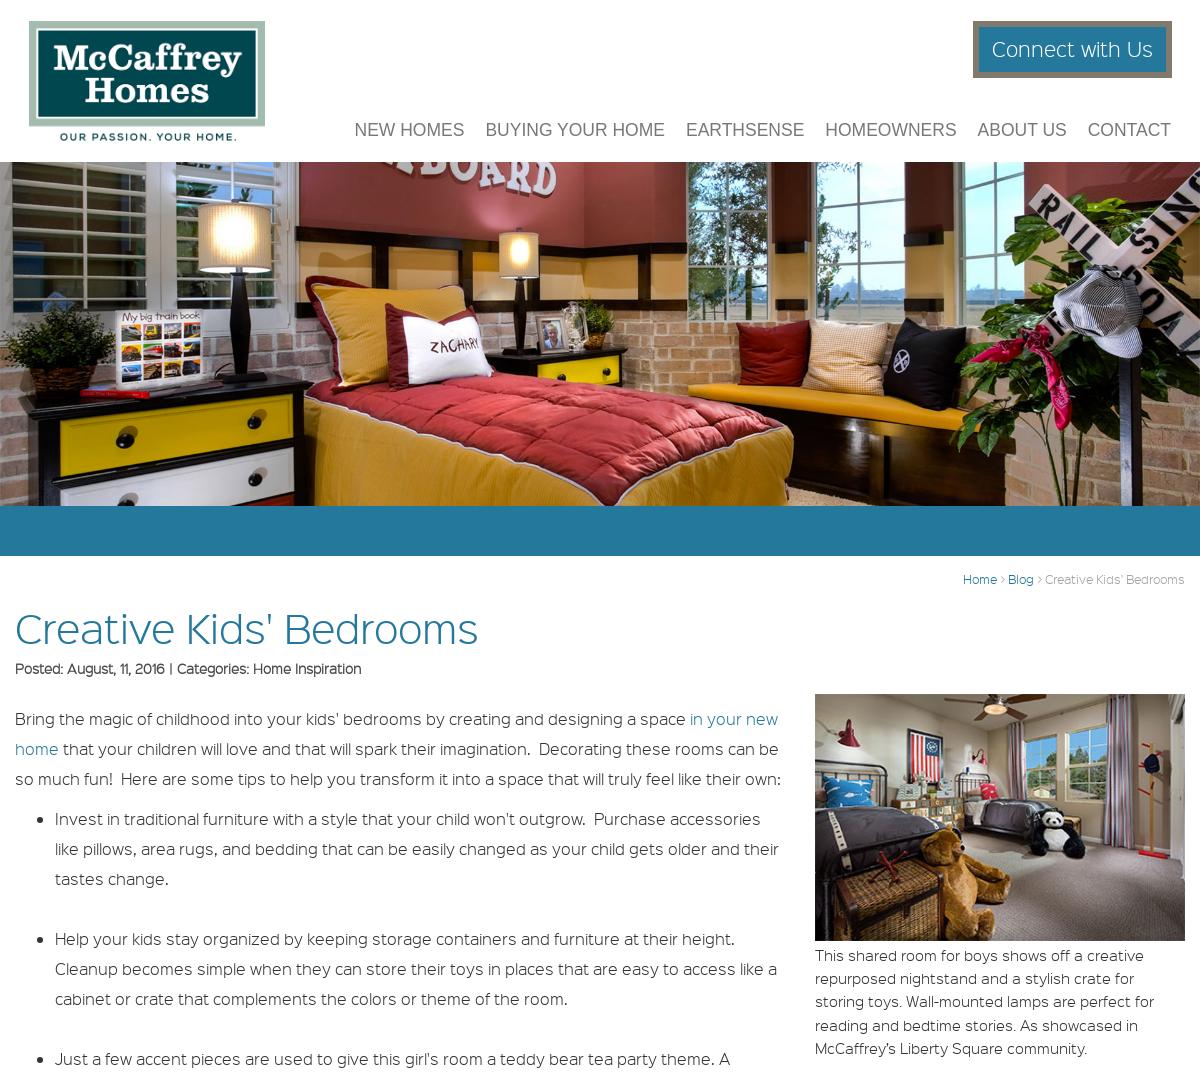 This screenshot has height=1078, width=1200. What do you see at coordinates (574, 141) in the screenshot?
I see `'BUYING YOUR HOME'` at bounding box center [574, 141].